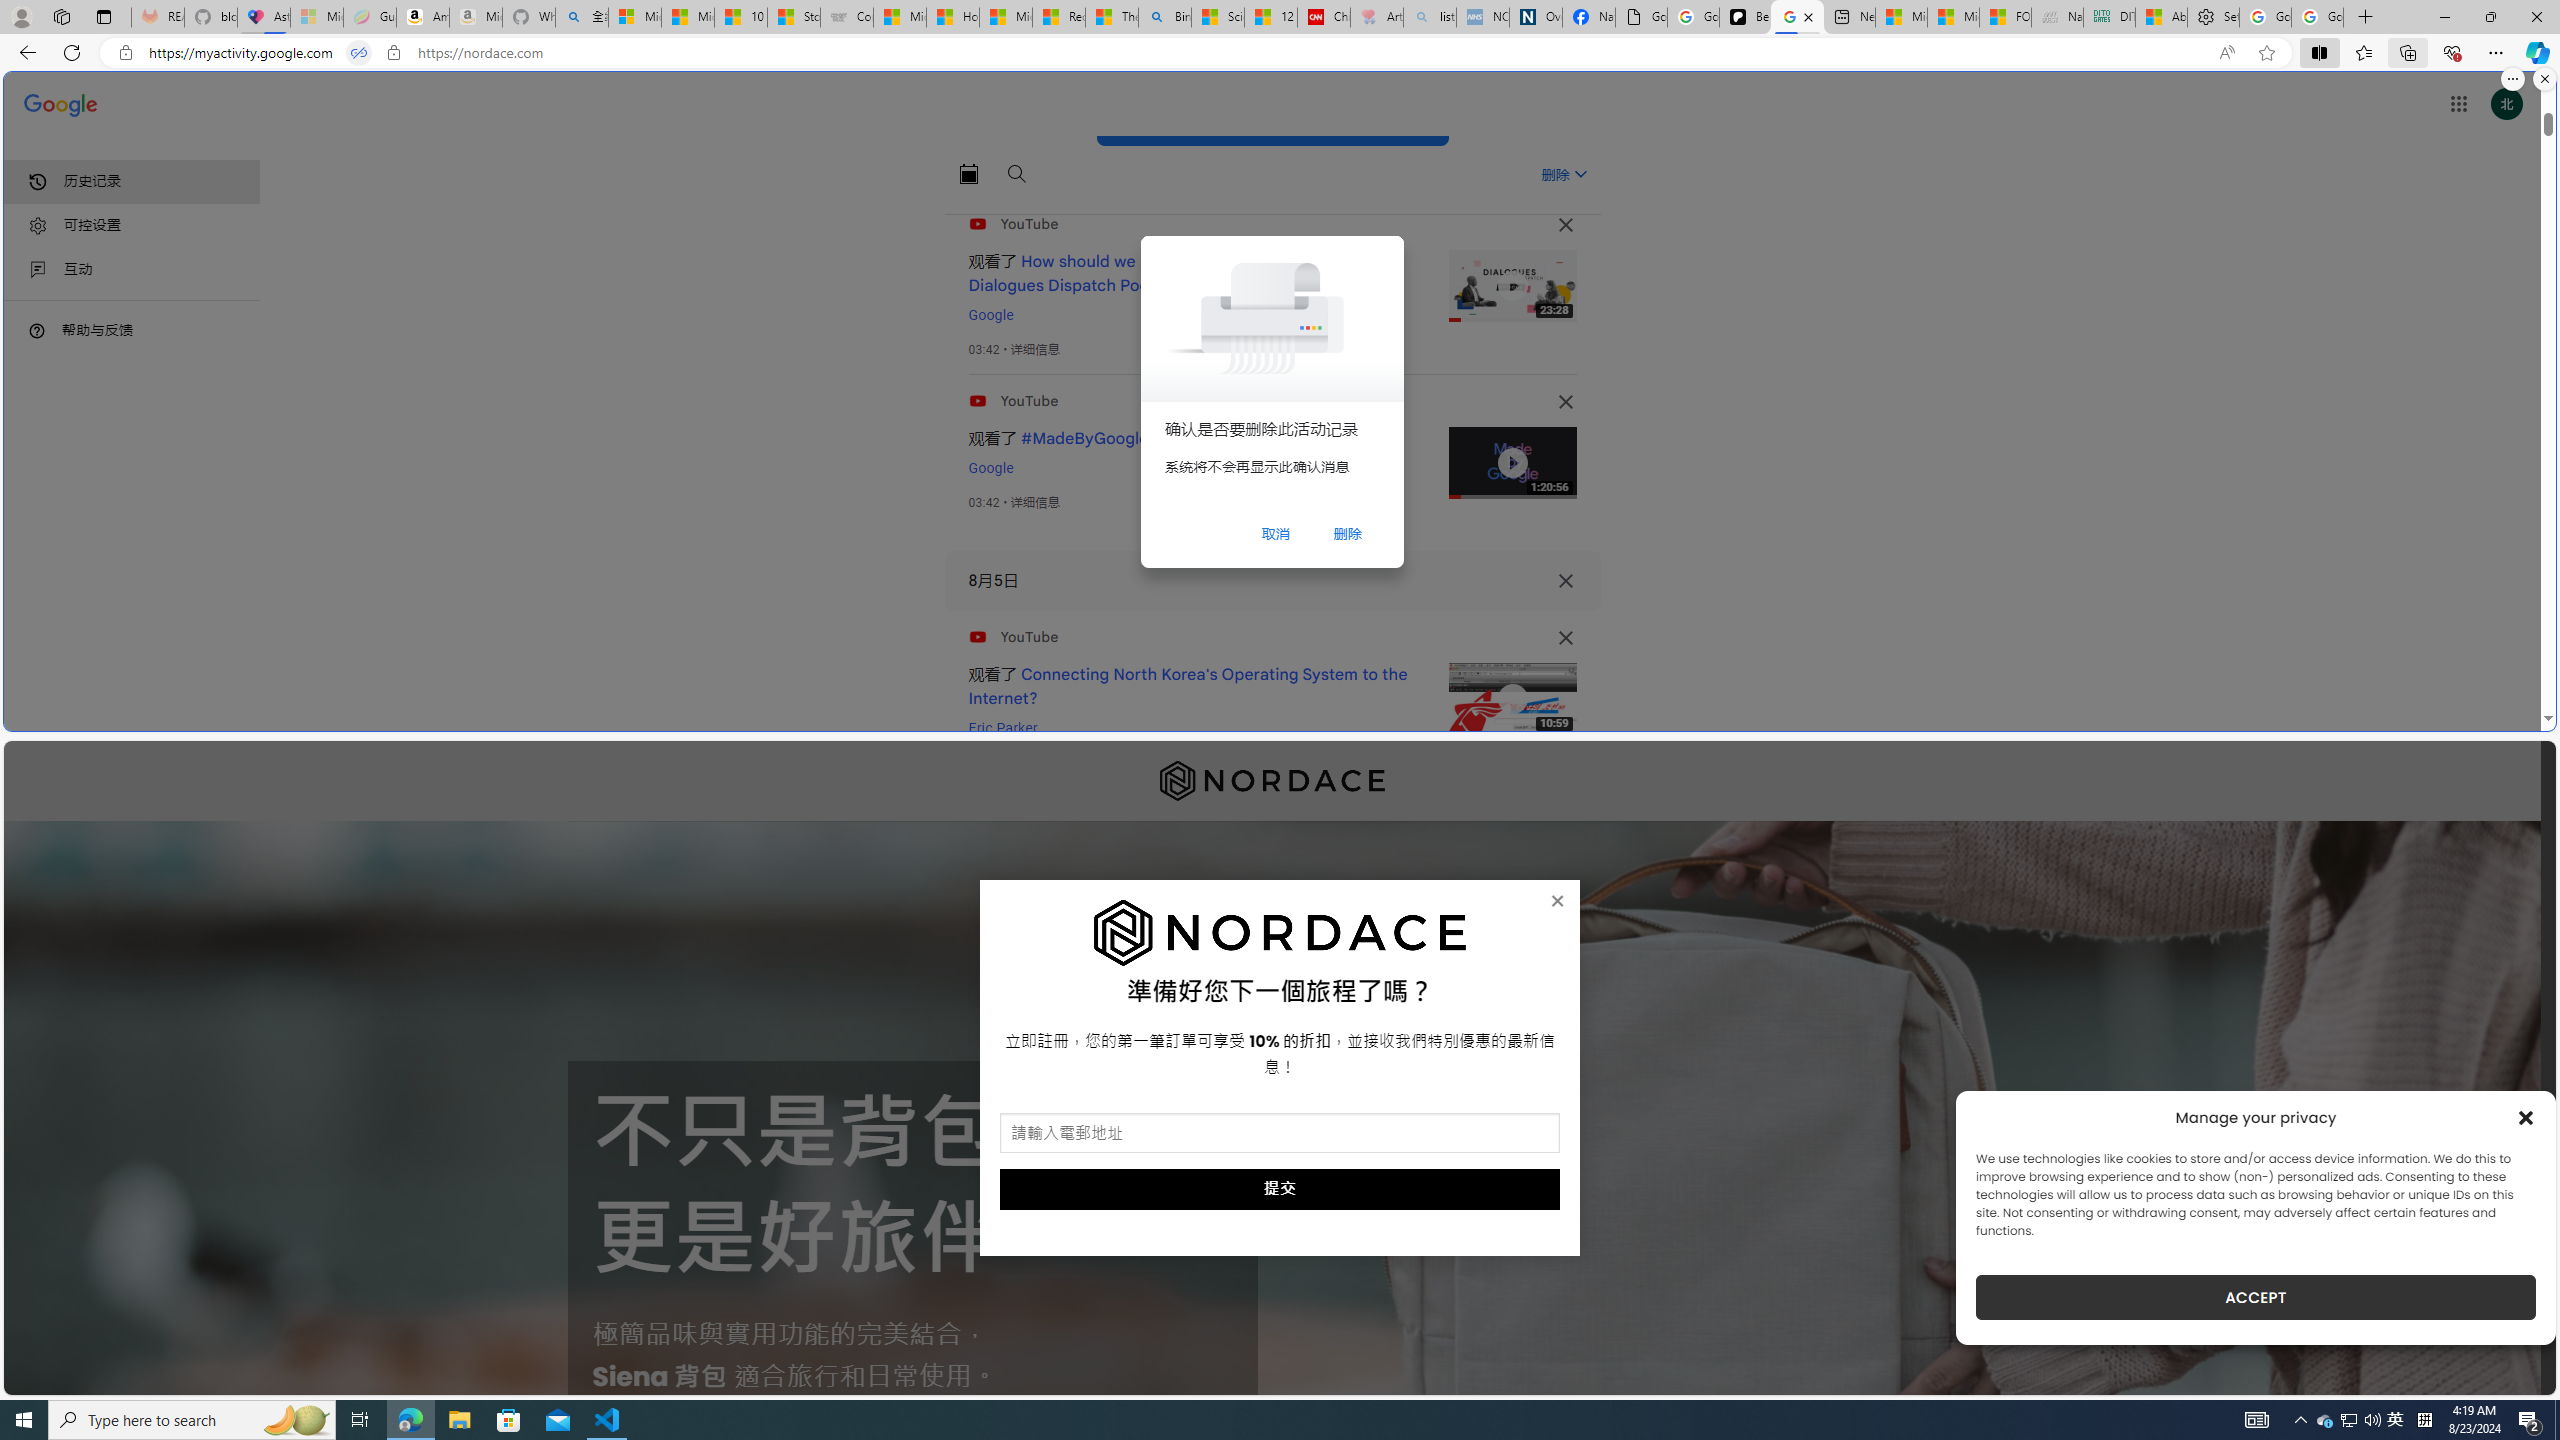 This screenshot has height=1440, width=2560. Describe the element at coordinates (1216, 16) in the screenshot. I see `'Science - MSN'` at that location.